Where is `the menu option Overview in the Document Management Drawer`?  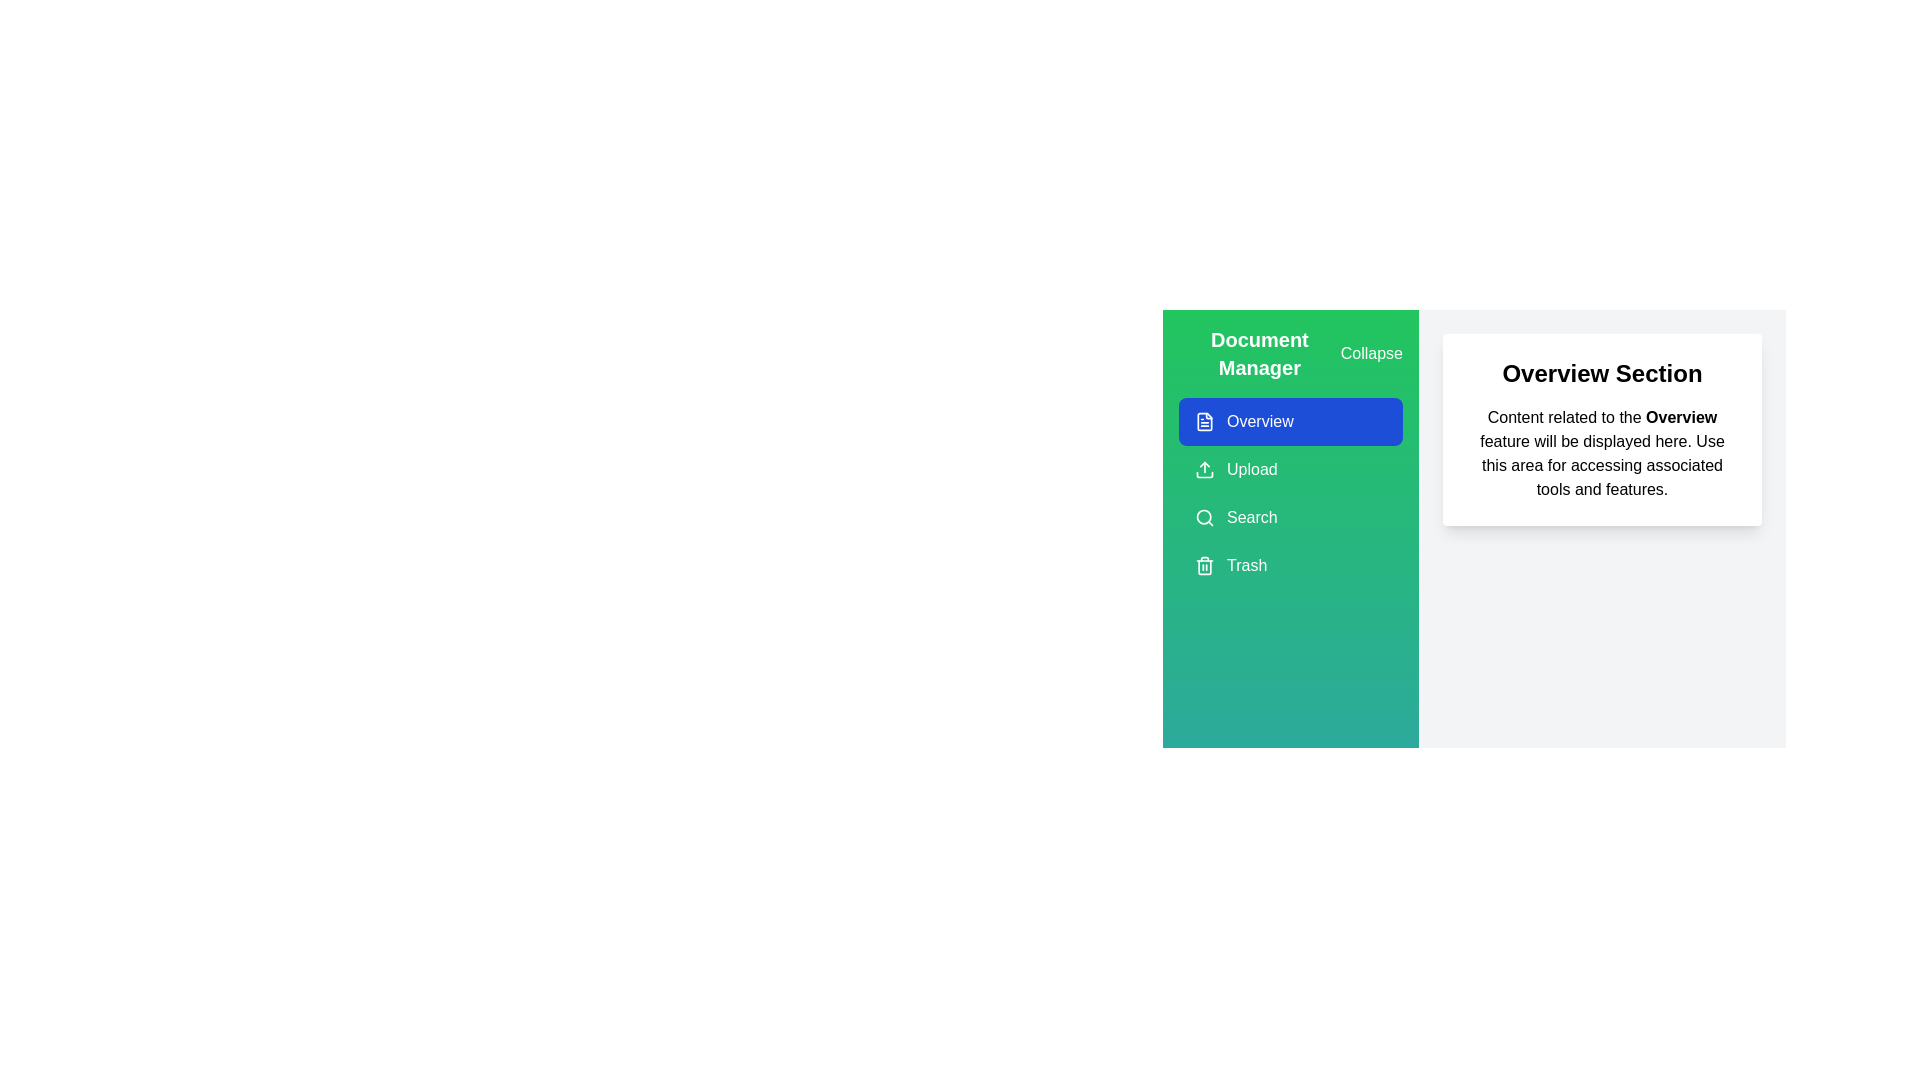
the menu option Overview in the Document Management Drawer is located at coordinates (1291, 420).